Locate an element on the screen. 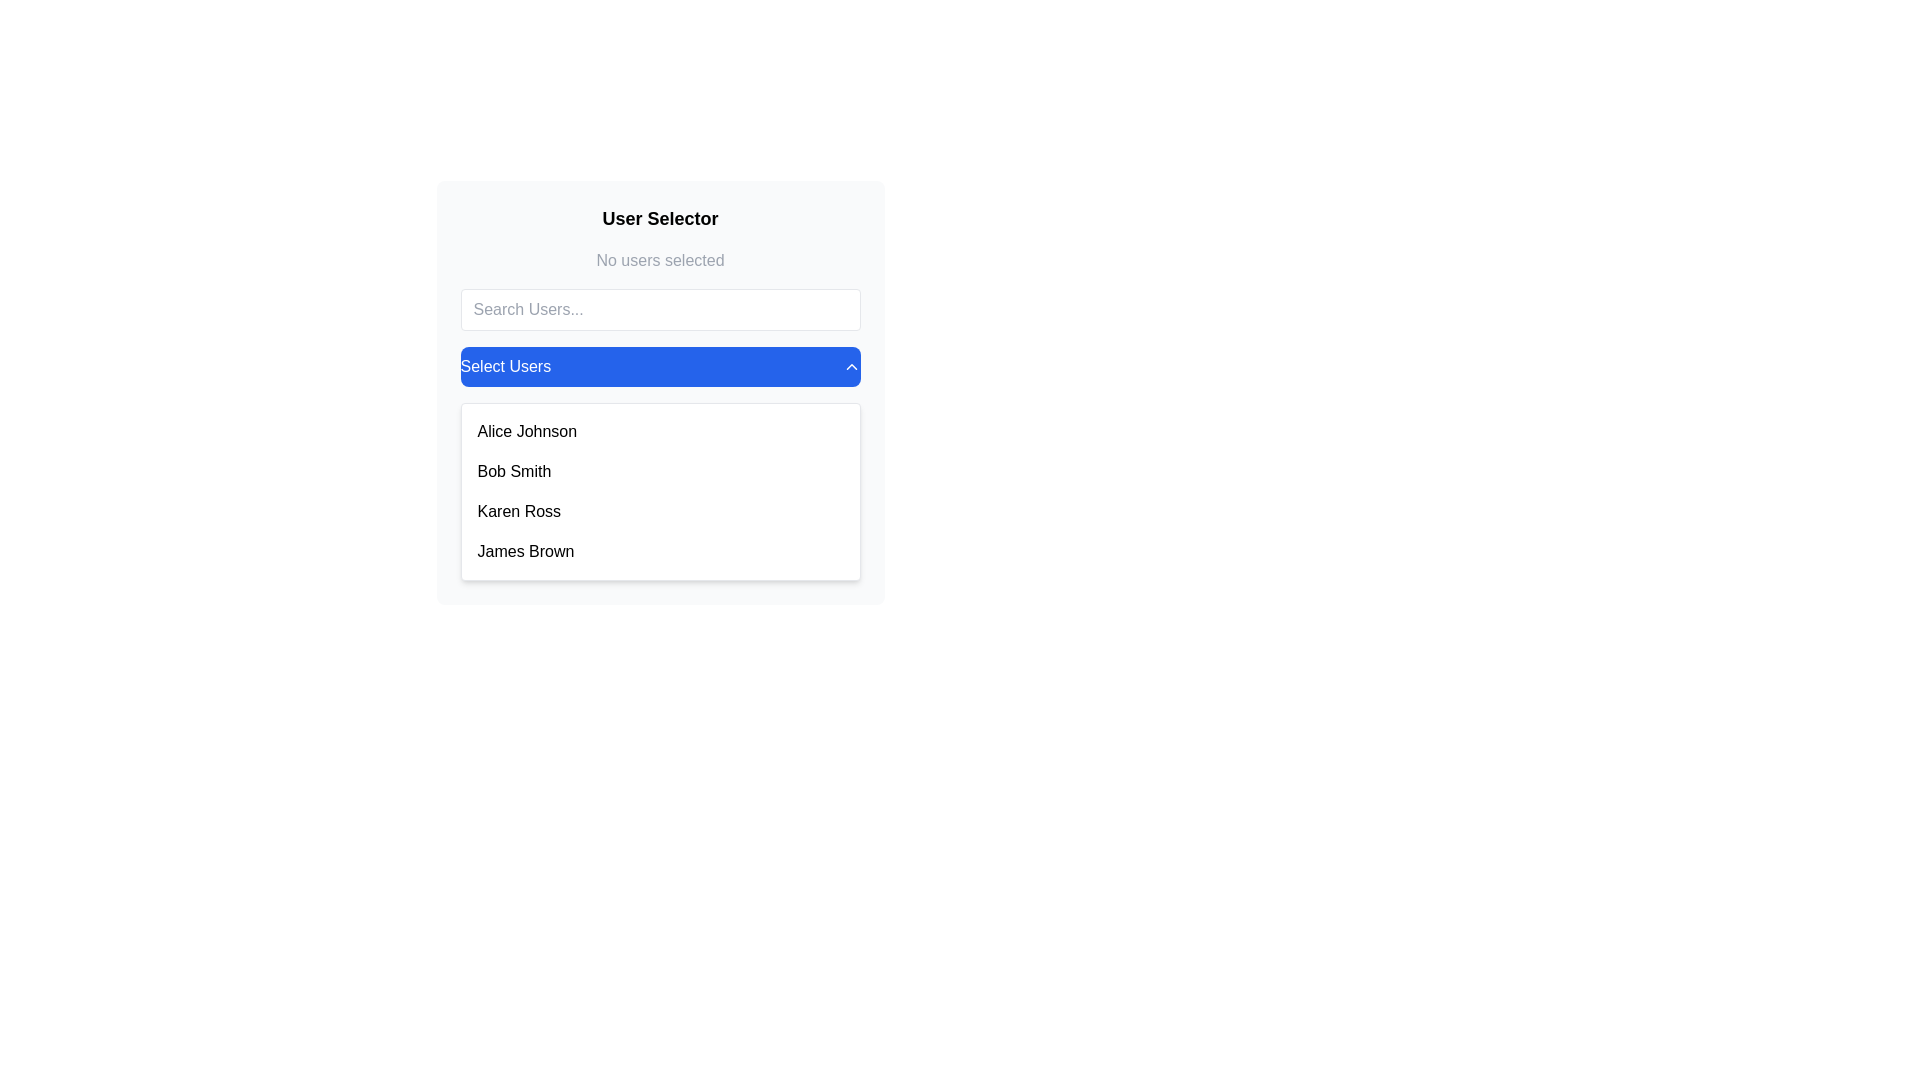  the 'Karen Ross' text in the third position of the dropdown list labeled 'Select Users' is located at coordinates (519, 511).